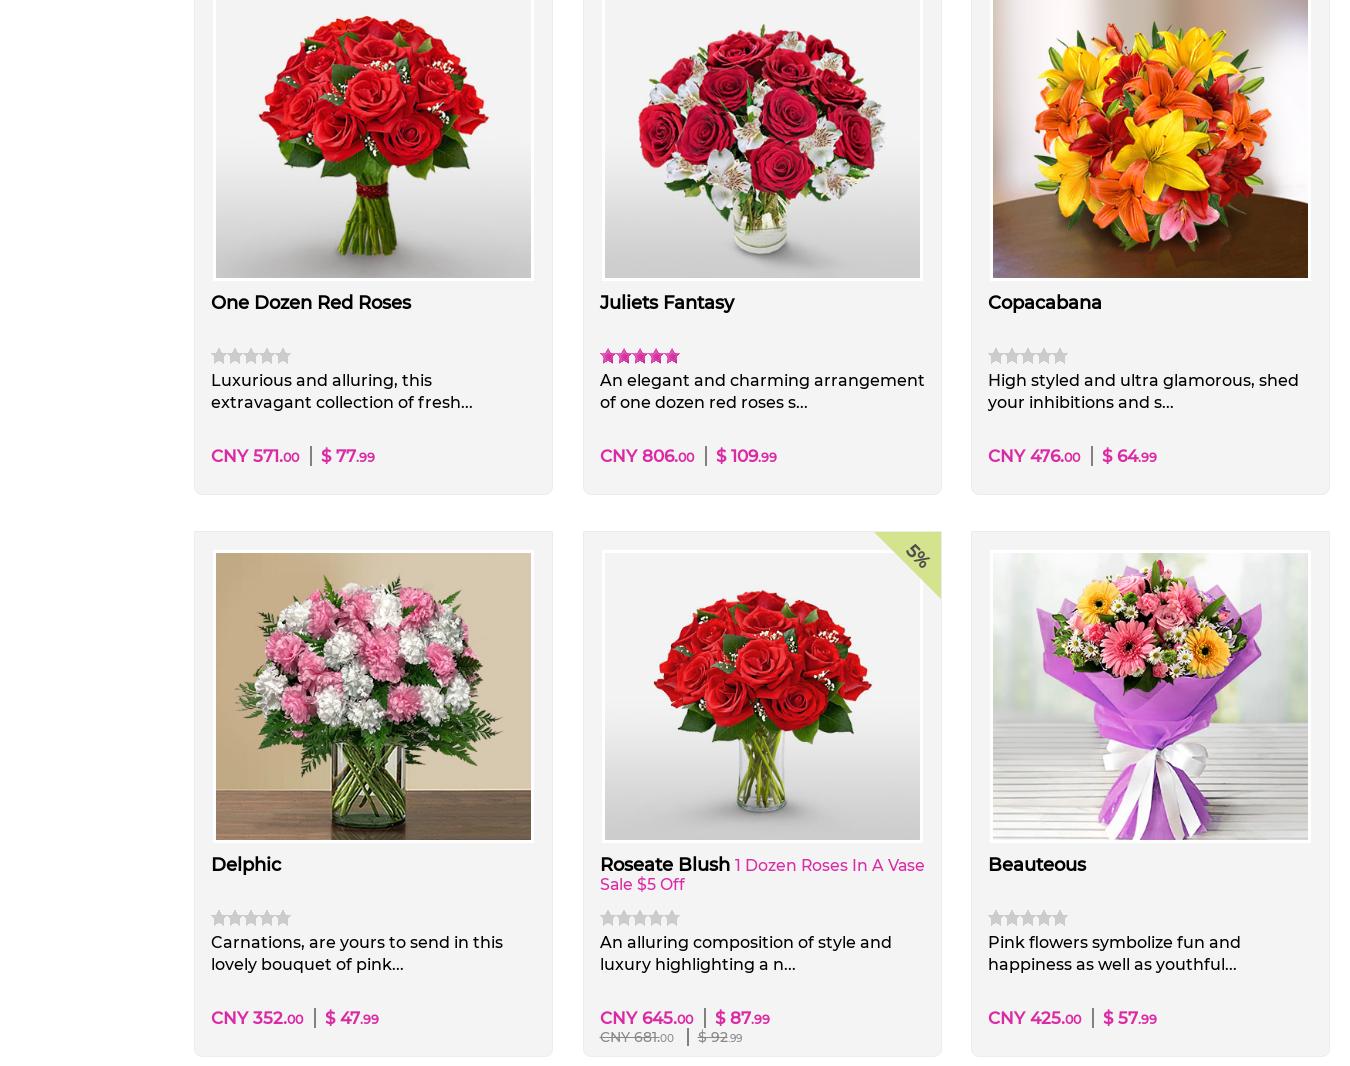  I want to click on 'Luxurious and alluring, this extravagant collection of fresh...', so click(341, 390).